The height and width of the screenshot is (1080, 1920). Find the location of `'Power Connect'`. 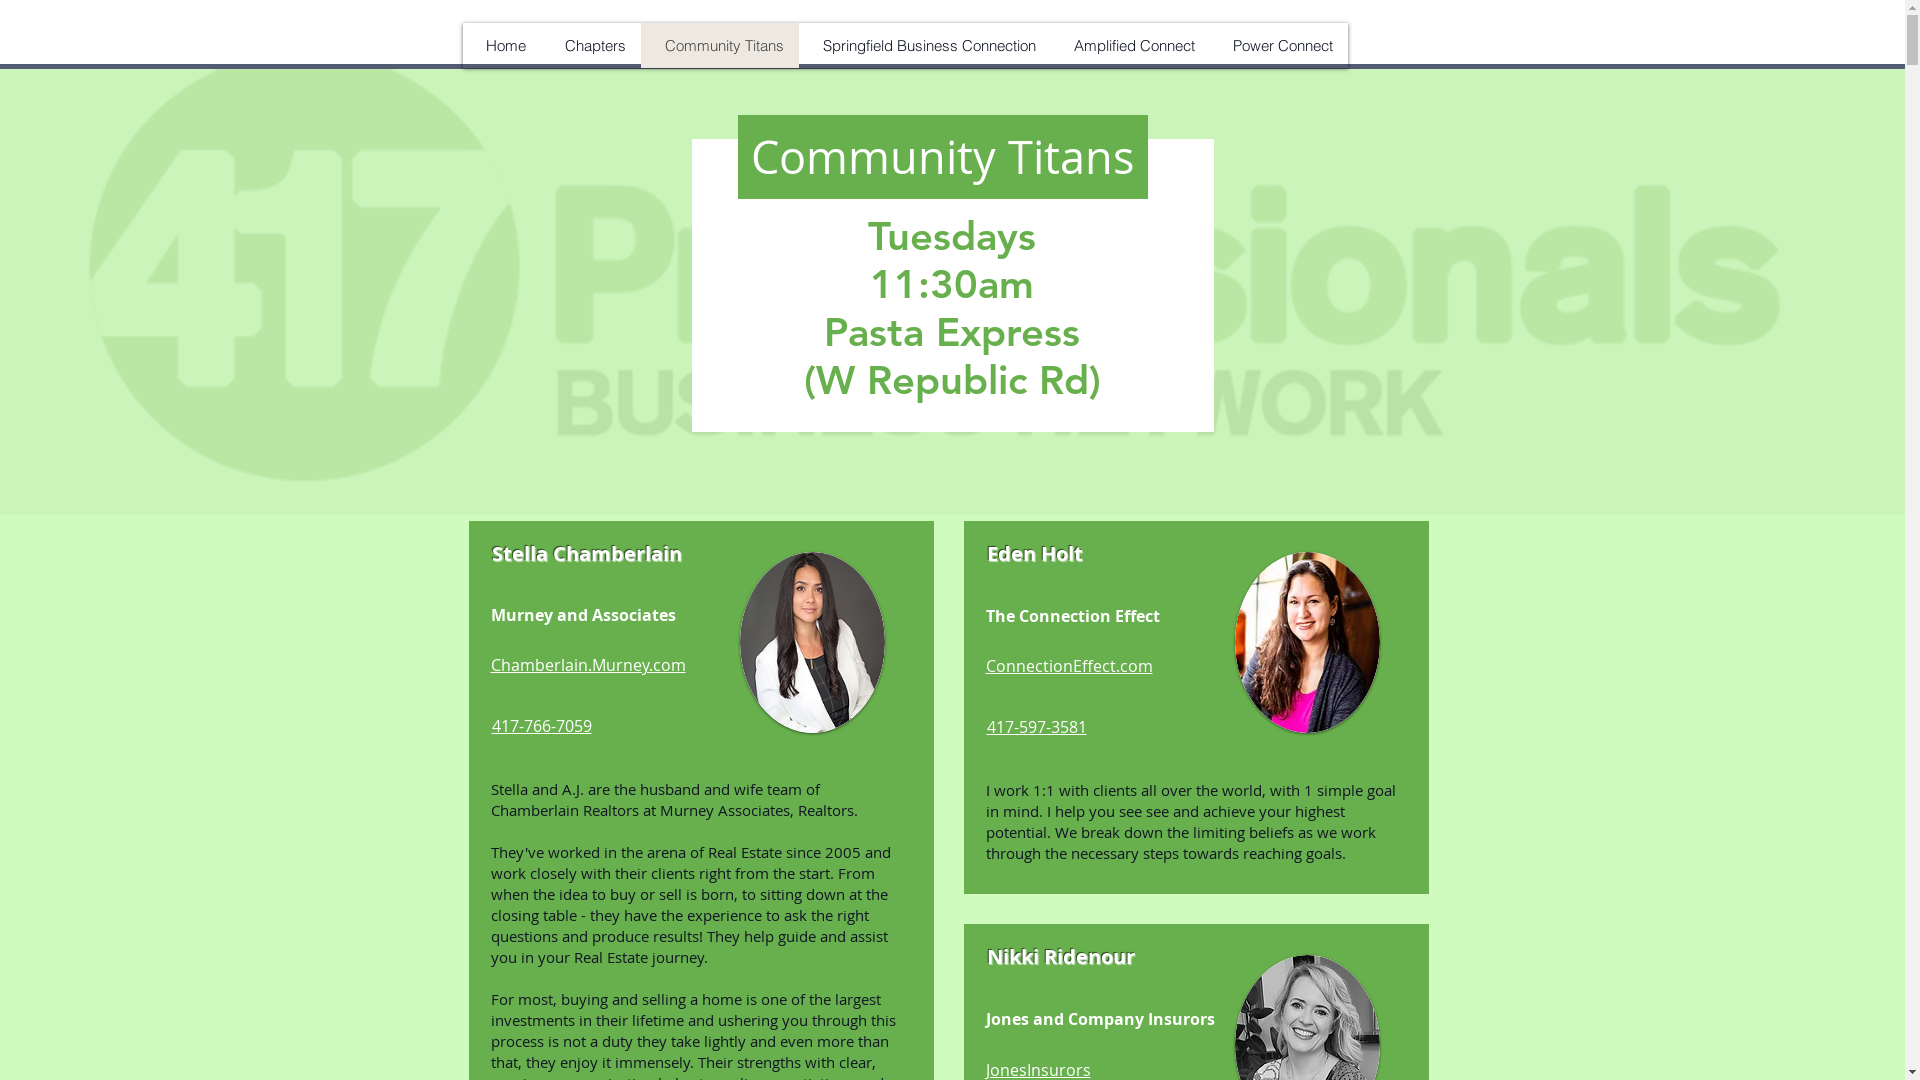

'Power Connect' is located at coordinates (1277, 45).